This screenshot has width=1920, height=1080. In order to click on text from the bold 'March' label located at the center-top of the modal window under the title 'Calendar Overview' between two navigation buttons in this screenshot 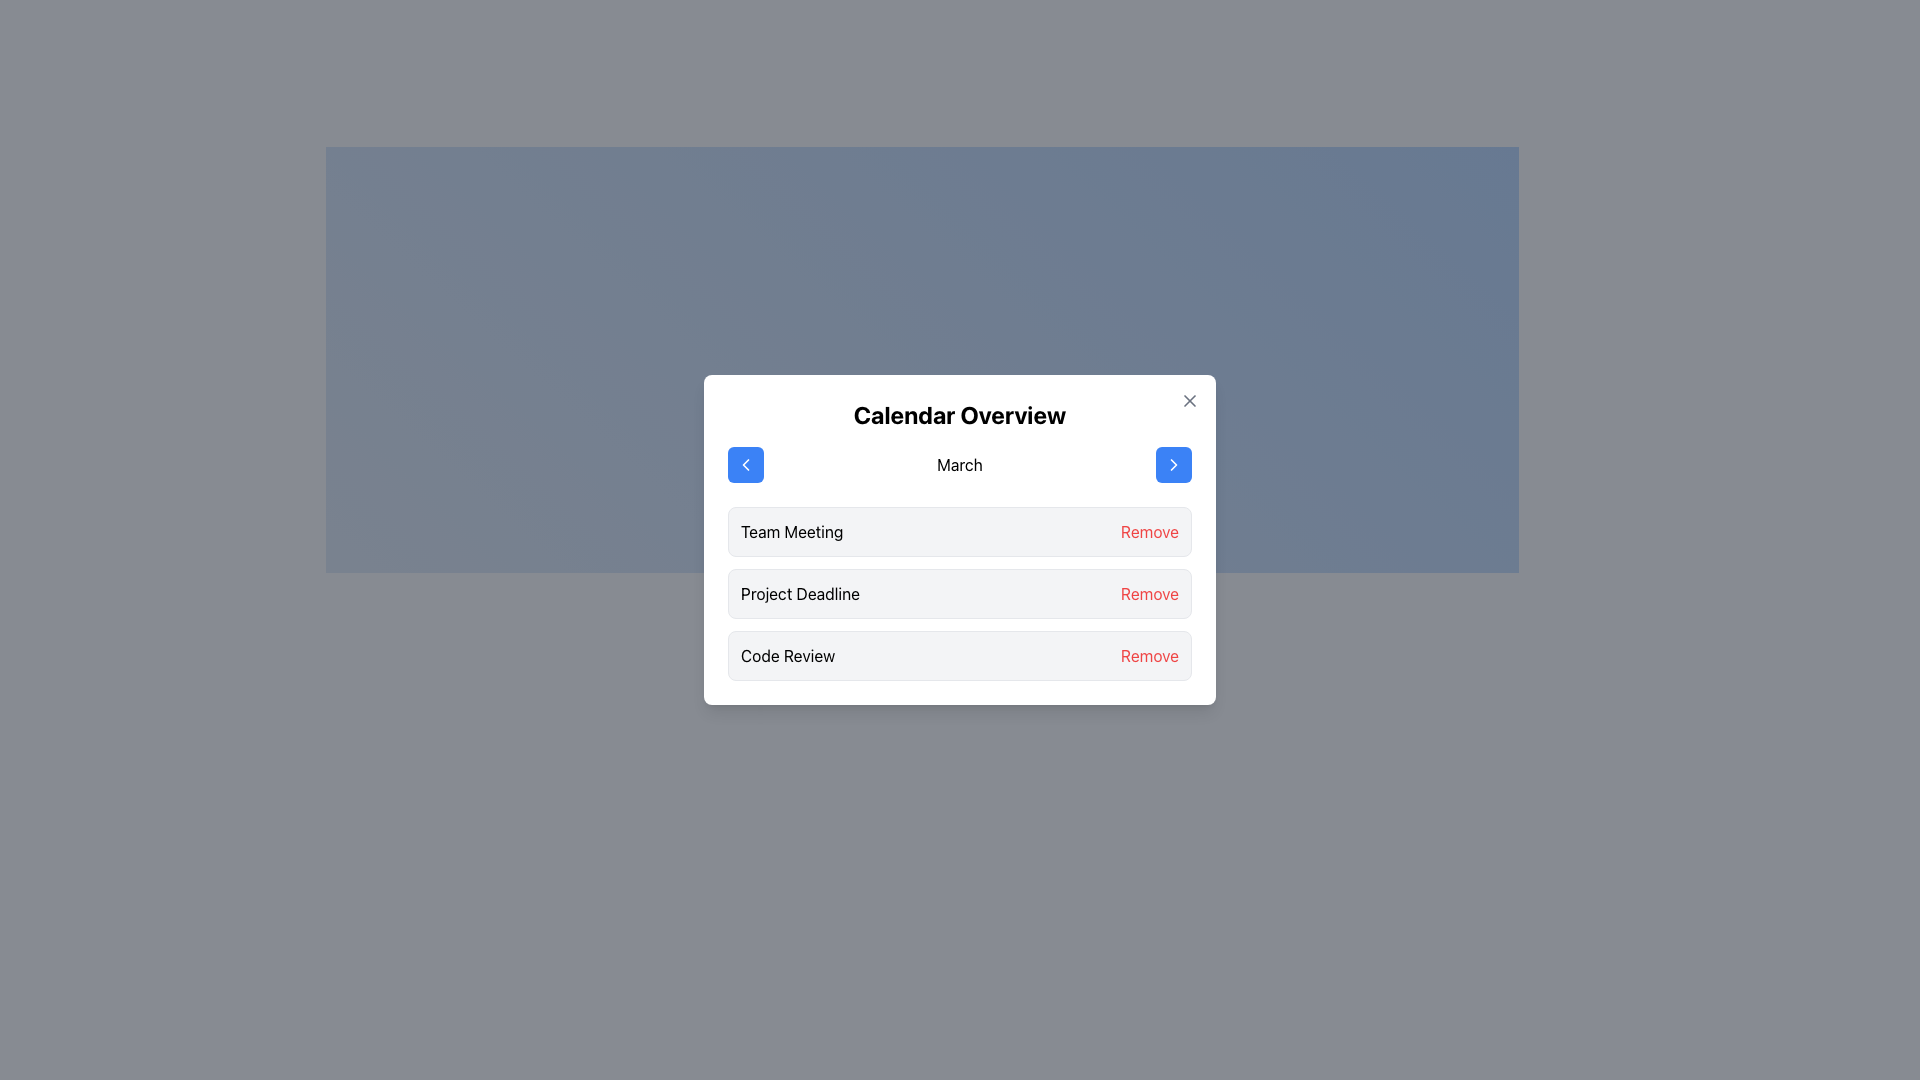, I will do `click(960, 465)`.